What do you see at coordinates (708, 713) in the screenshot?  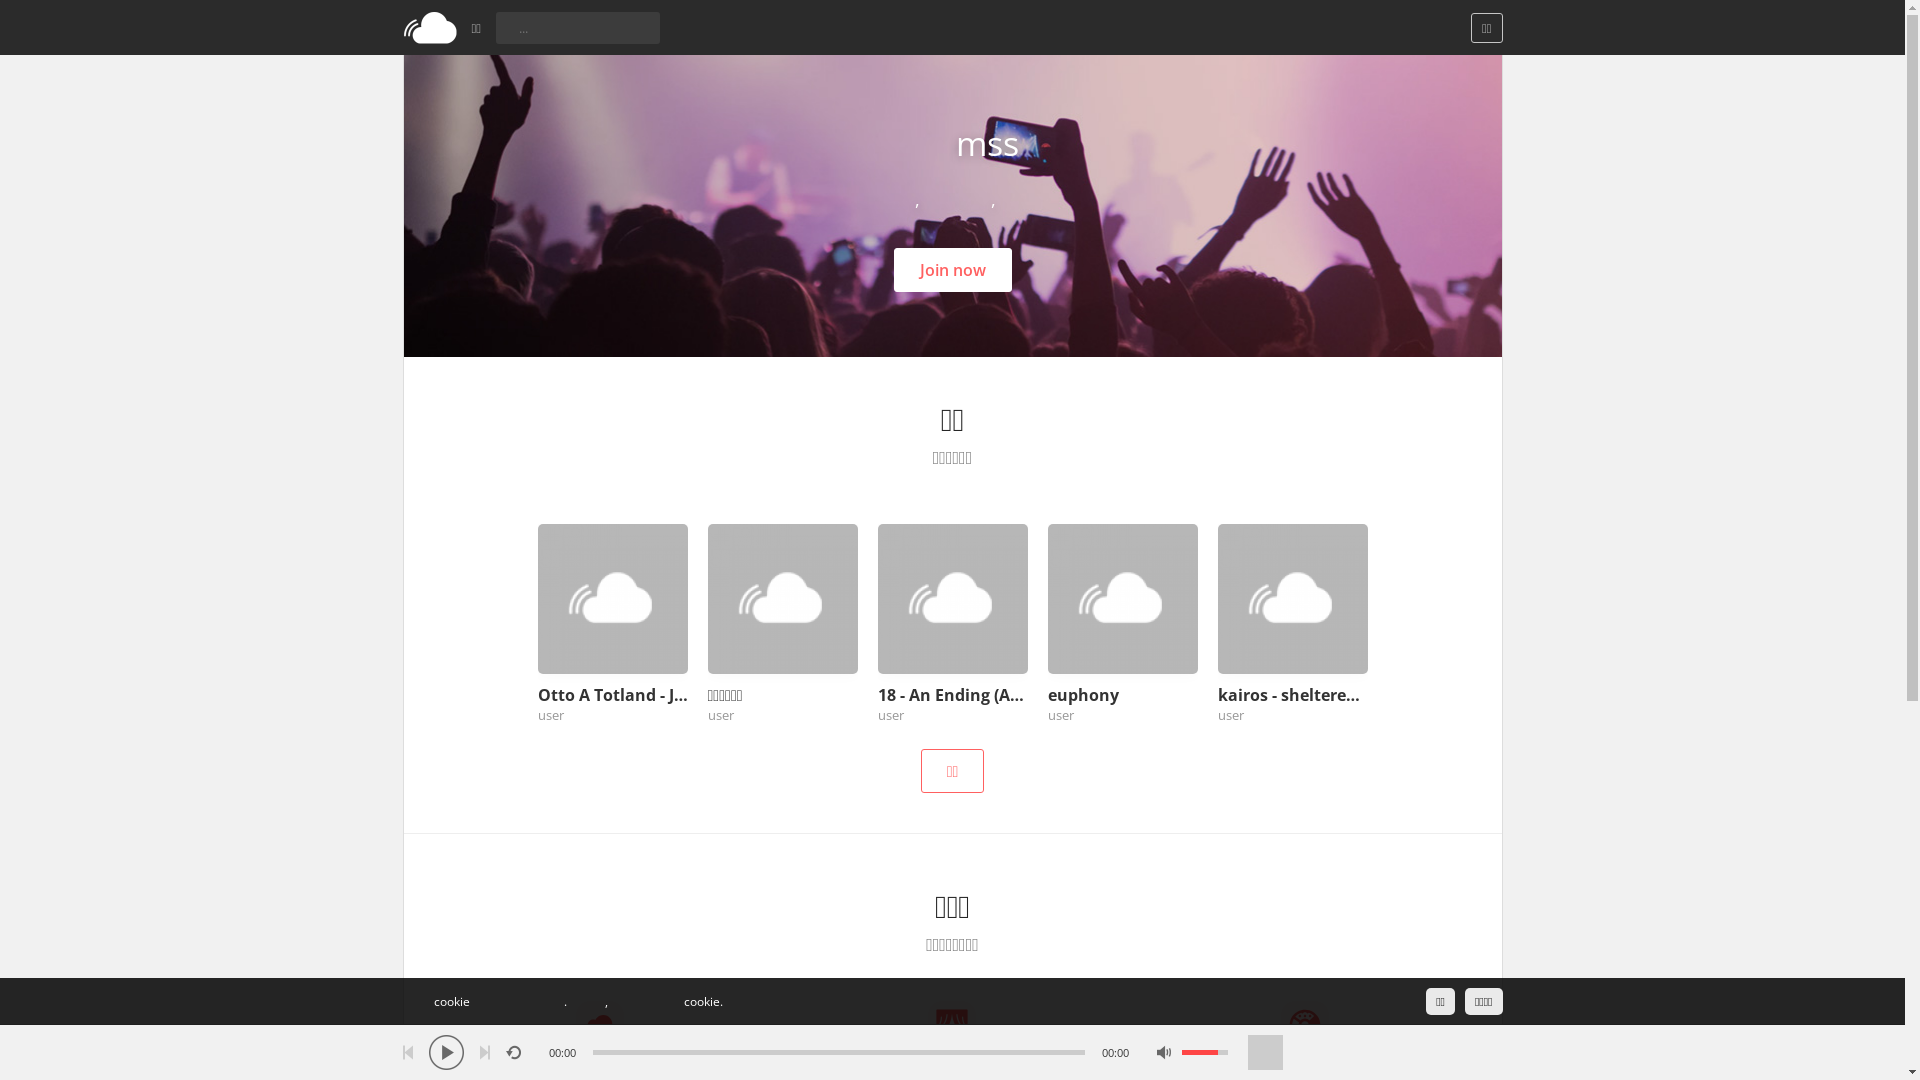 I see `'user'` at bounding box center [708, 713].